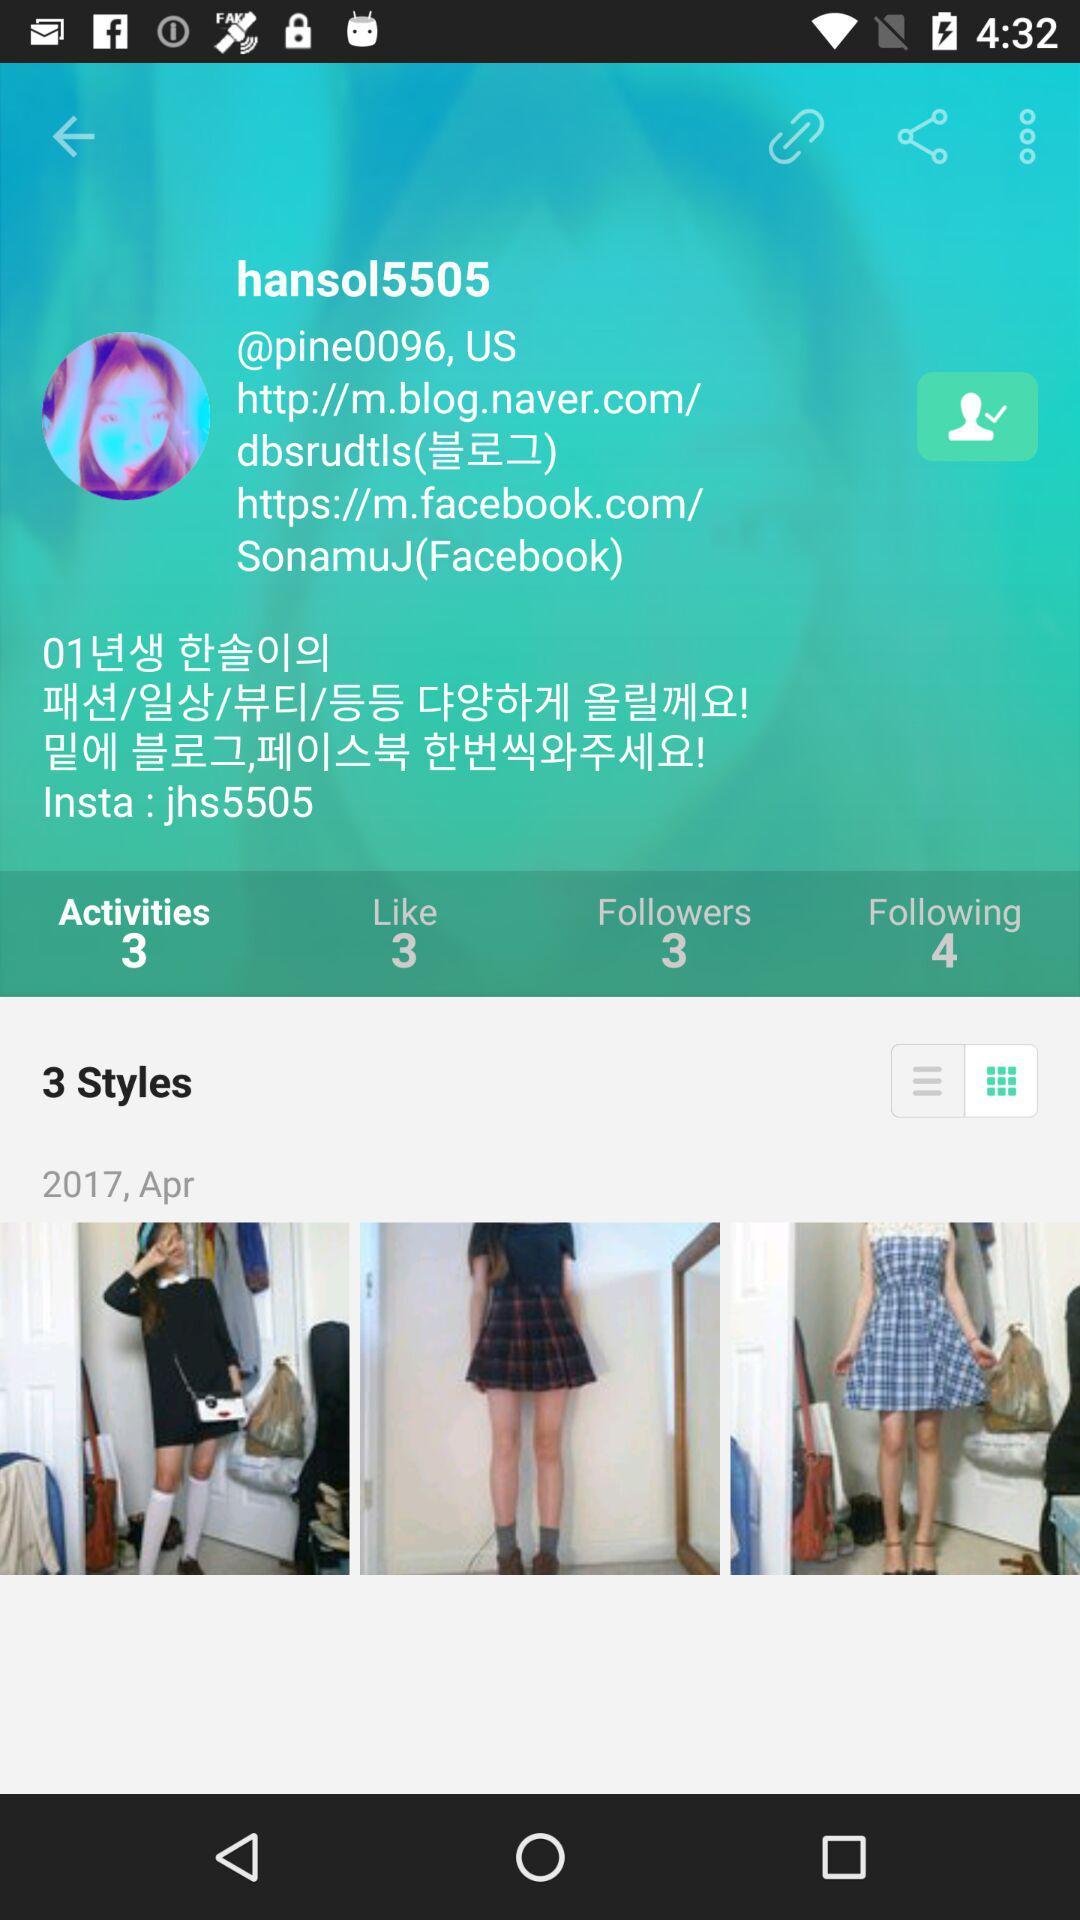 The image size is (1080, 1920). What do you see at coordinates (927, 1079) in the screenshot?
I see `the item next to the 3 styles icon` at bounding box center [927, 1079].